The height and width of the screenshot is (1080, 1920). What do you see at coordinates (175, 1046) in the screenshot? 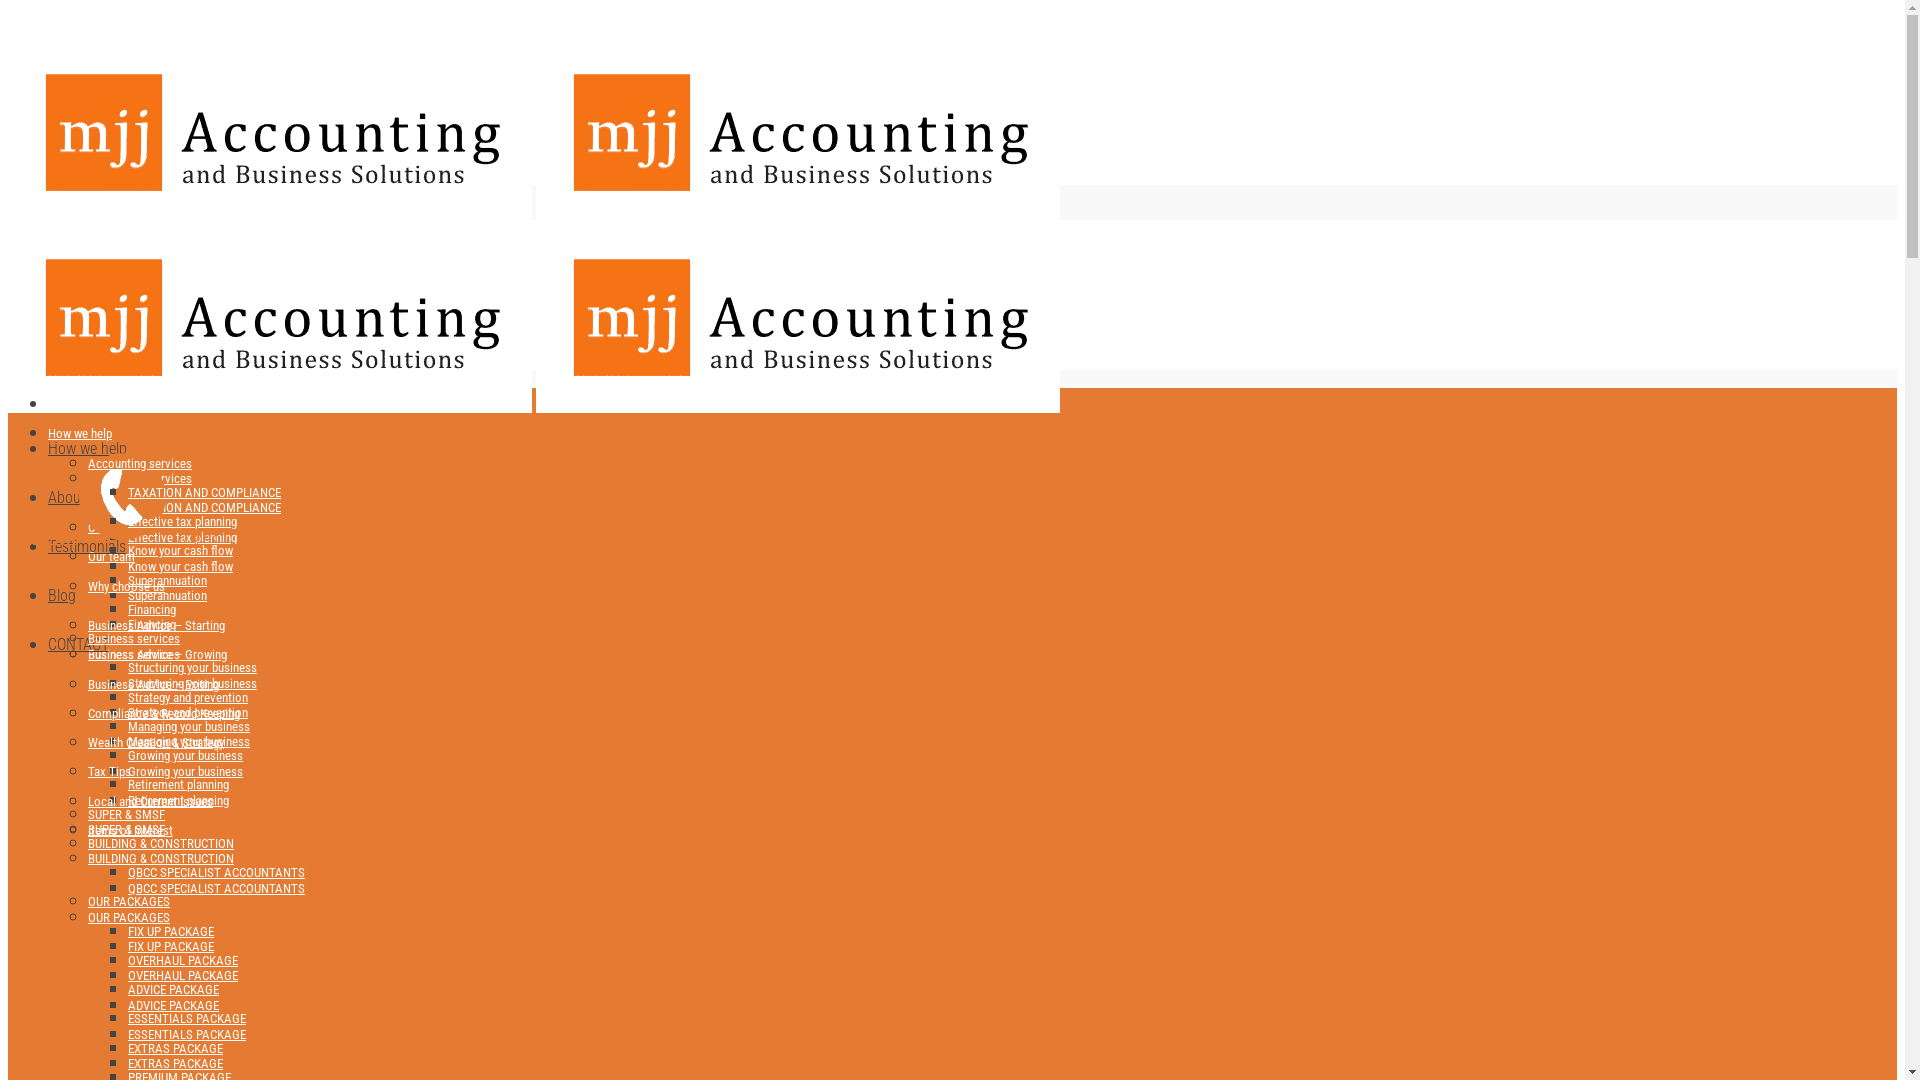
I see `'EXTRAS PACKAGE'` at bounding box center [175, 1046].